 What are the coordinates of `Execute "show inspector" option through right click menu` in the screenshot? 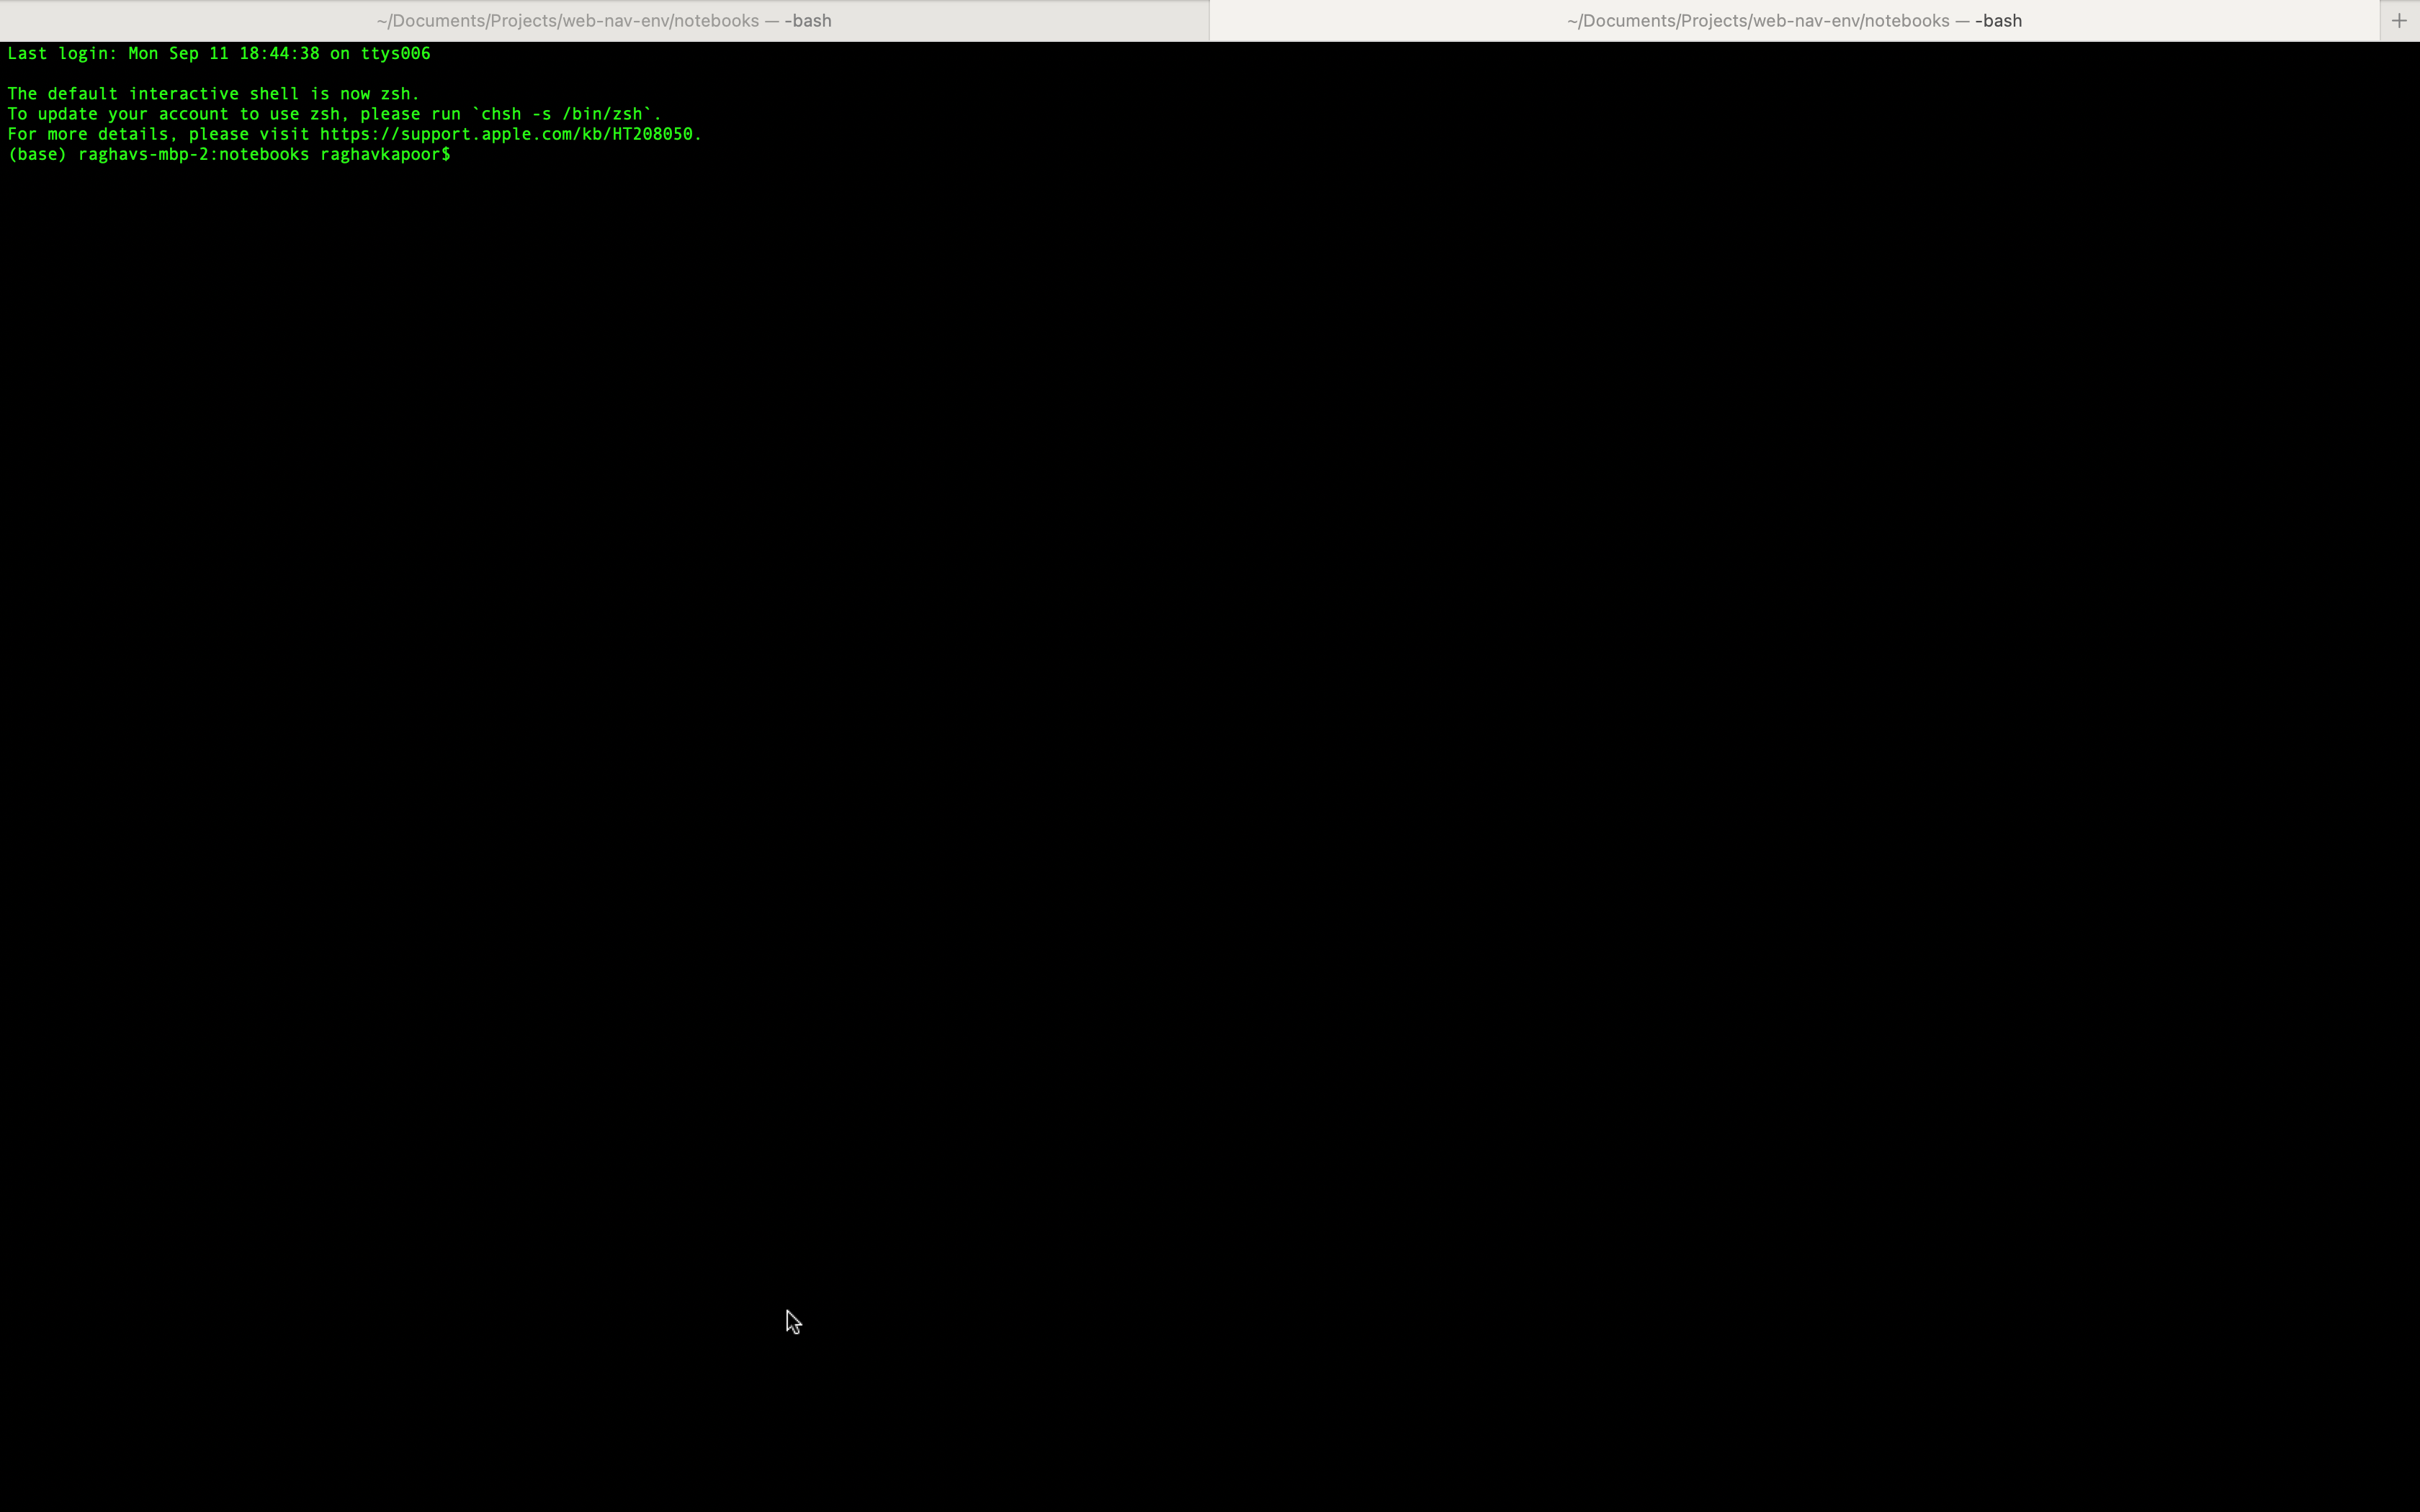 It's located at (1213, 840).